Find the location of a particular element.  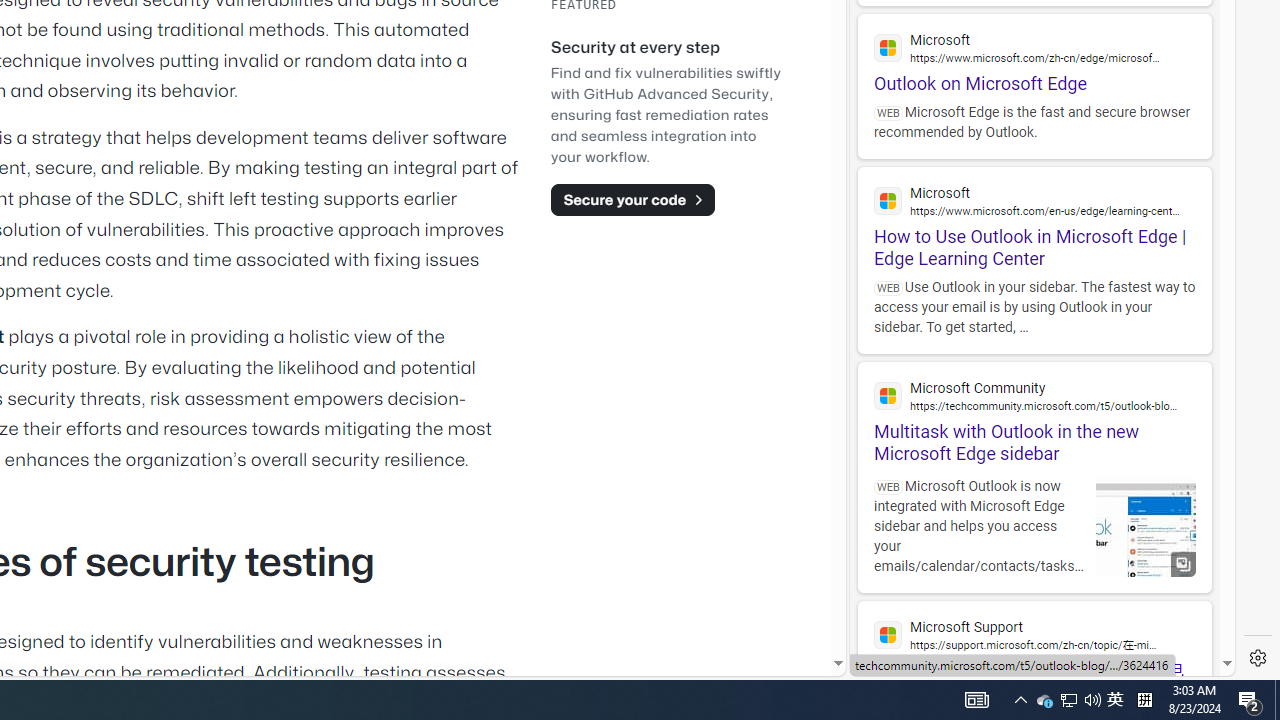

'Microsoft Support' is located at coordinates (1034, 634).